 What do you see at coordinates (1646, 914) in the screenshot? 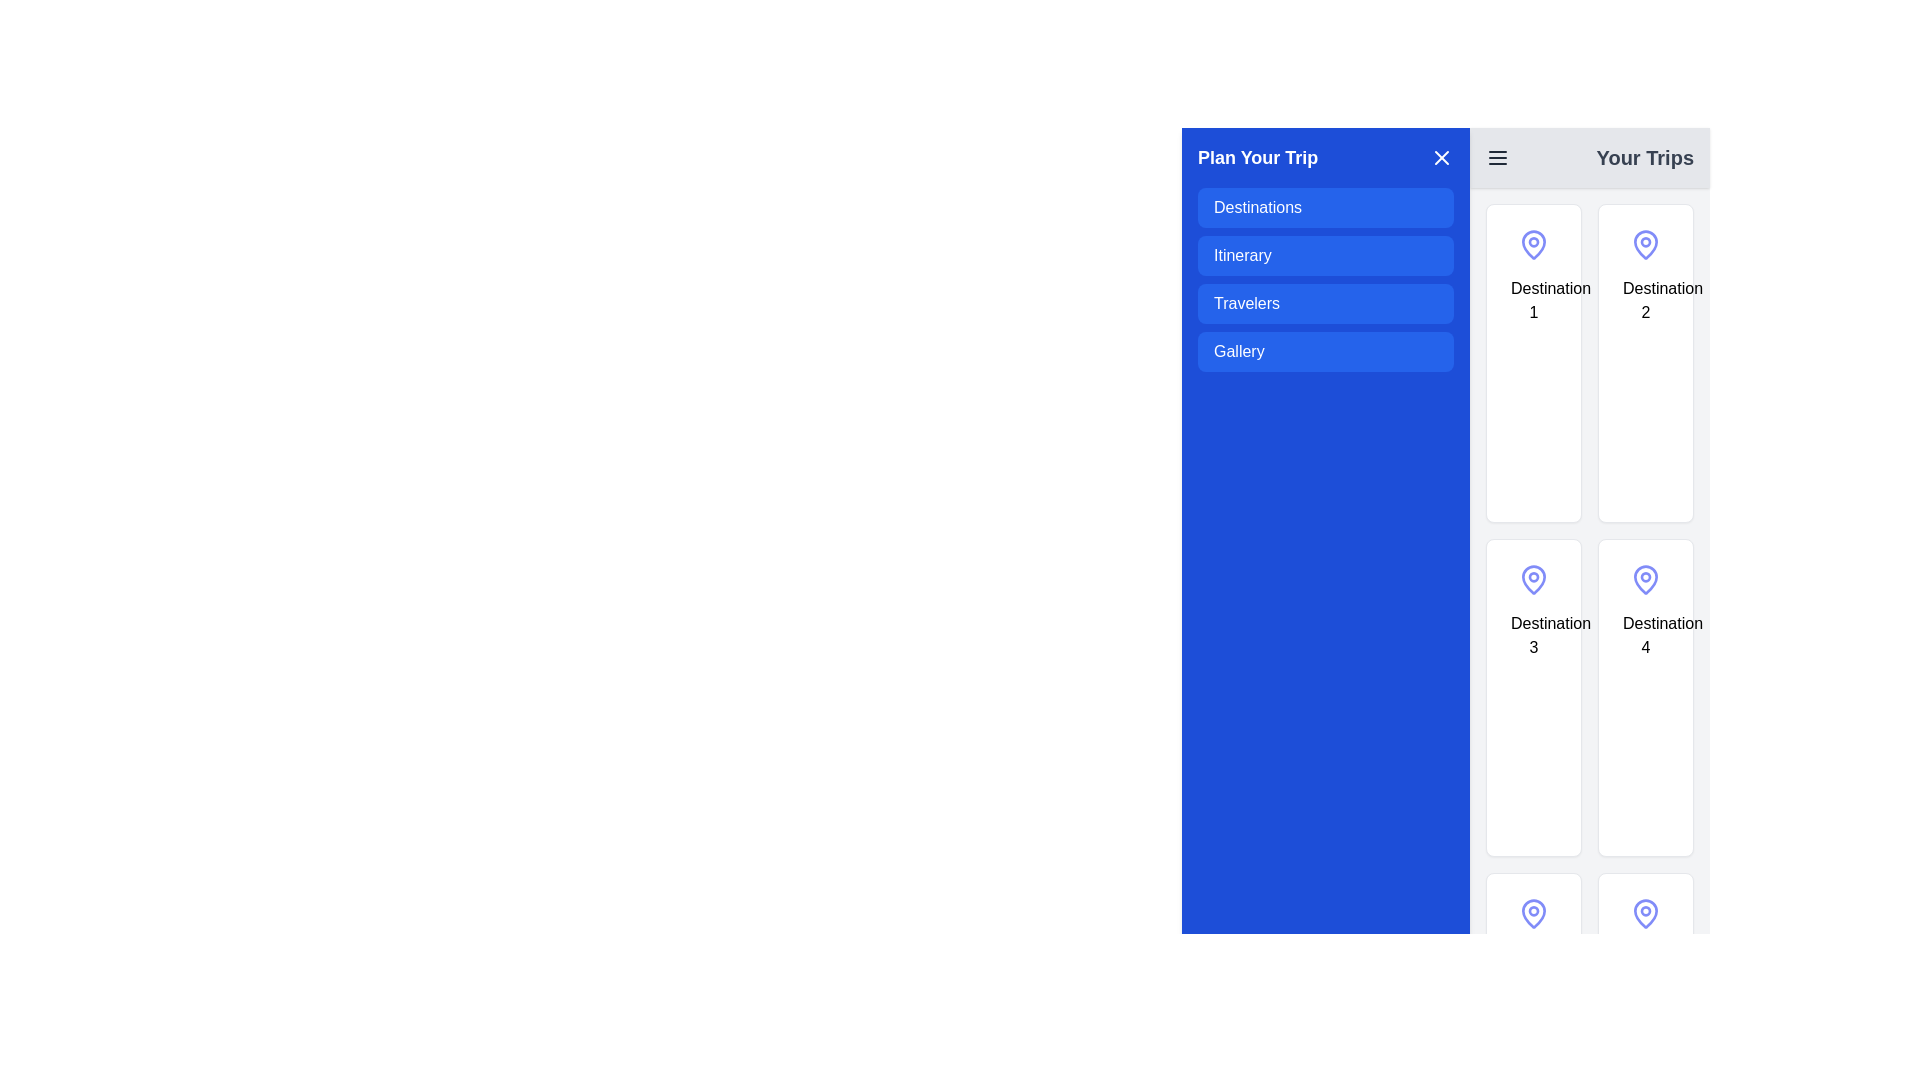
I see `the geography-related icon located in 'Destination 6' card at the bottom row` at bounding box center [1646, 914].